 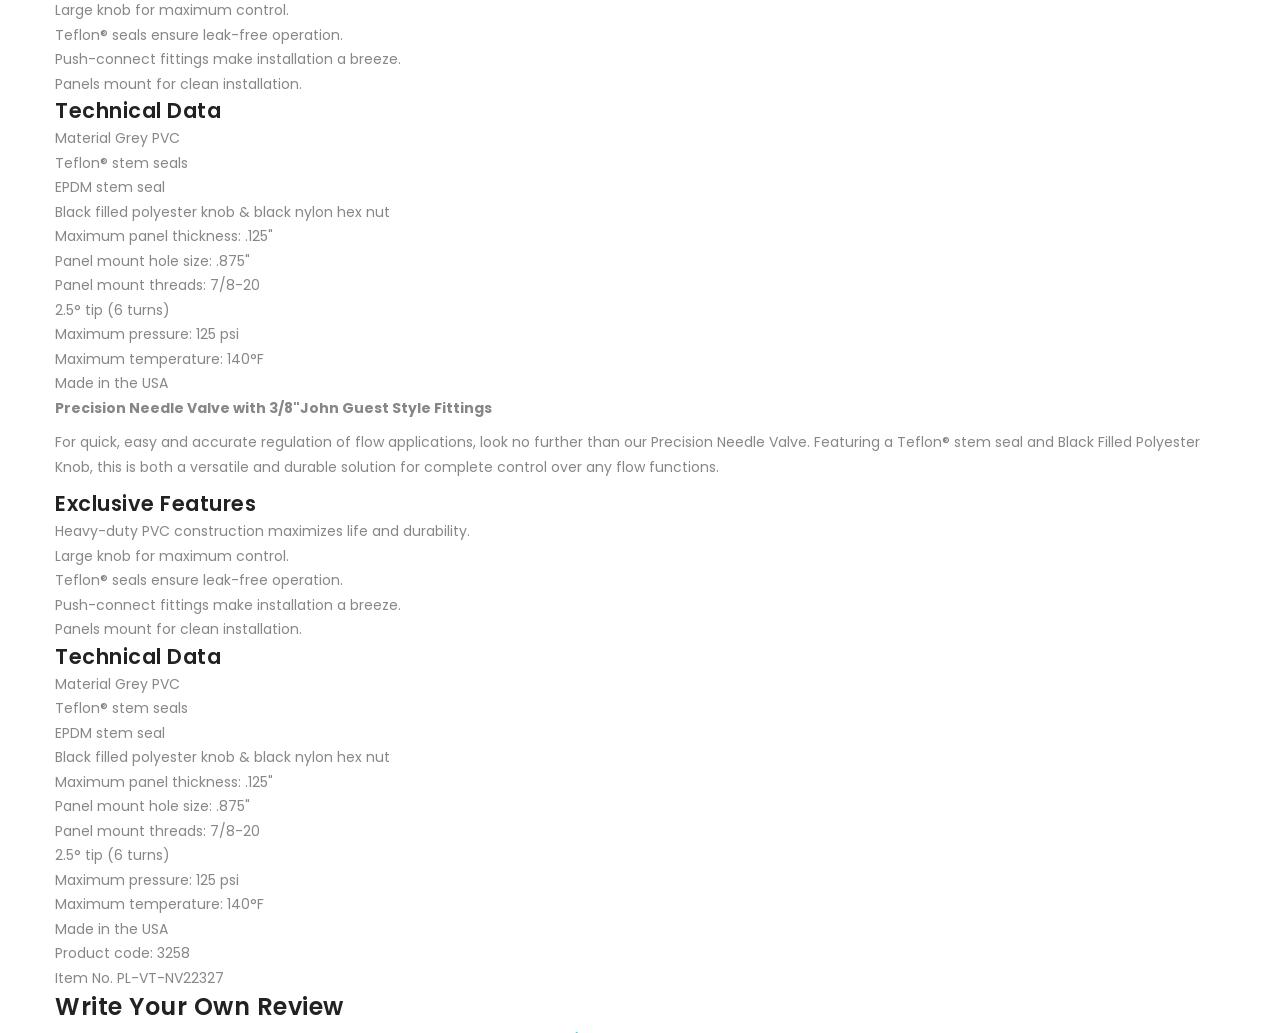 I want to click on 'Product code: 3258', so click(x=55, y=952).